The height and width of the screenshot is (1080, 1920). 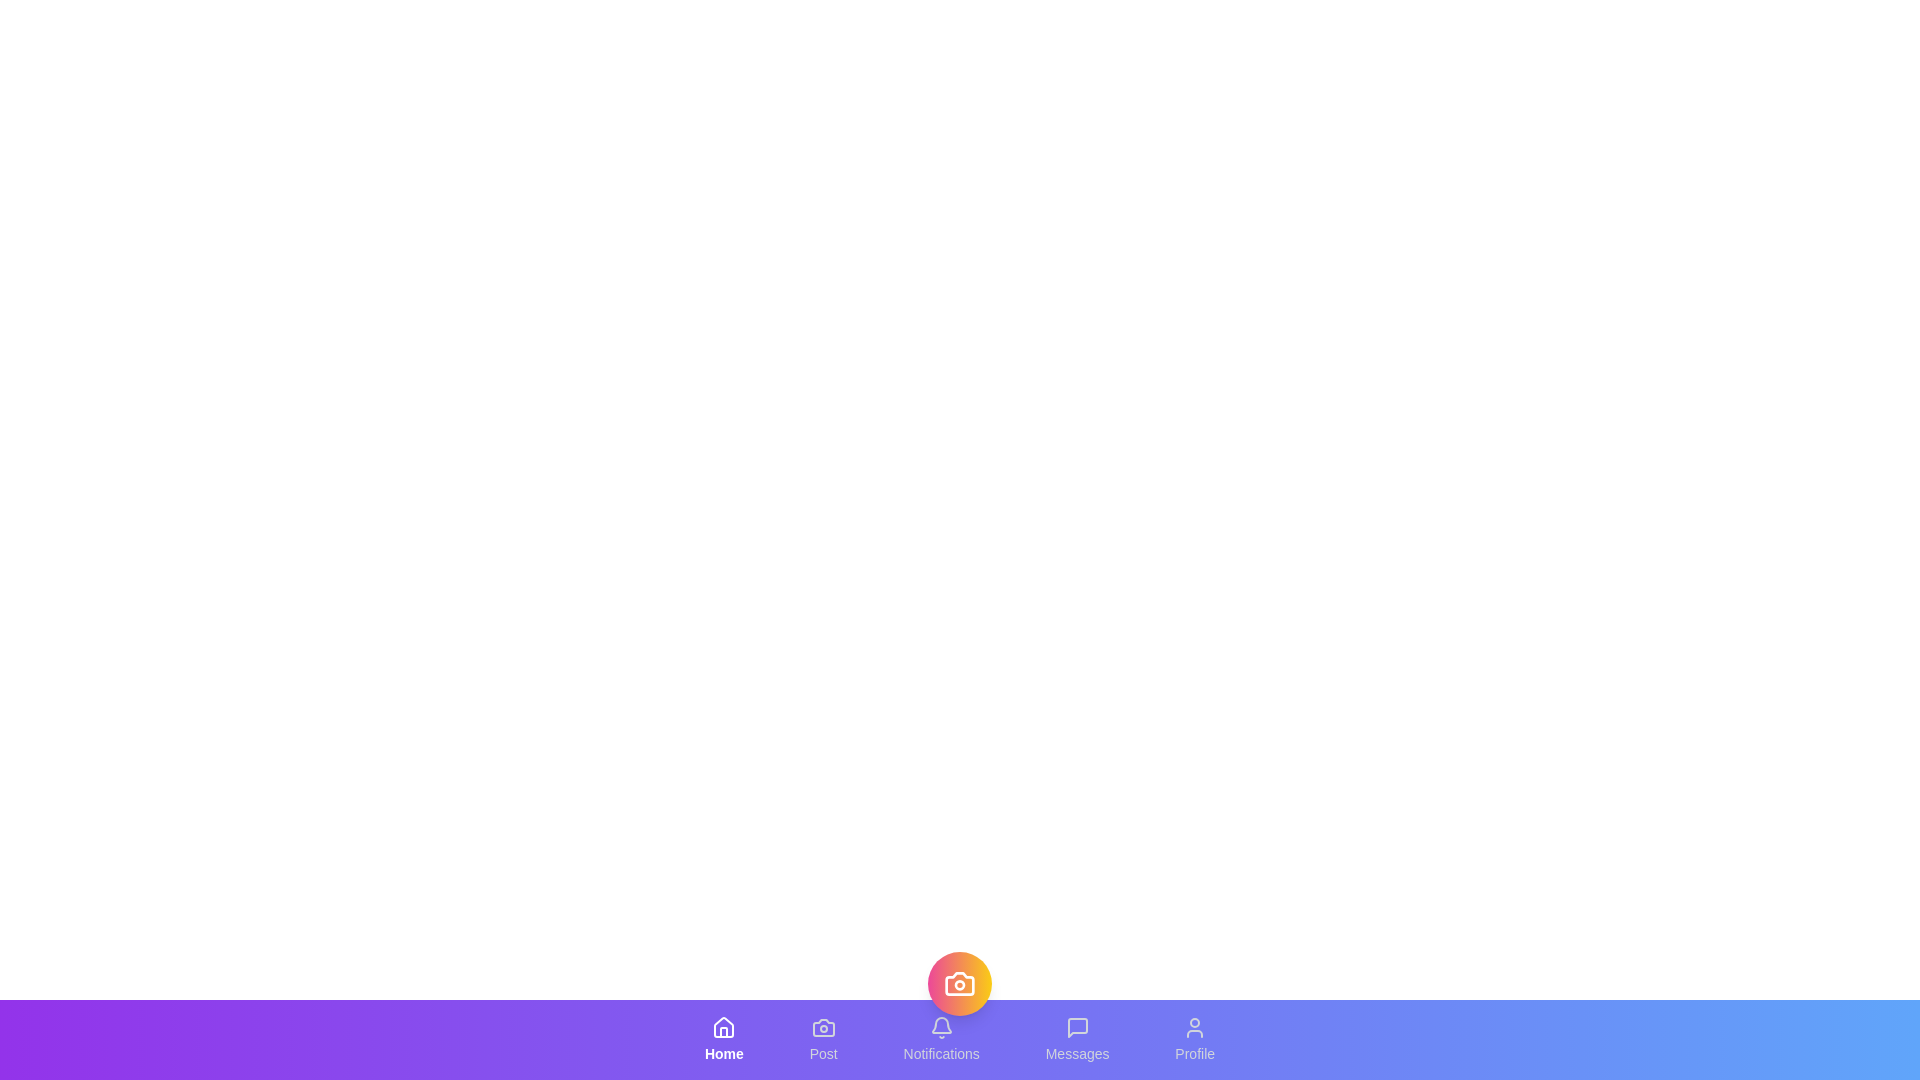 What do you see at coordinates (1195, 1039) in the screenshot?
I see `the Profile tab to switch to its section` at bounding box center [1195, 1039].